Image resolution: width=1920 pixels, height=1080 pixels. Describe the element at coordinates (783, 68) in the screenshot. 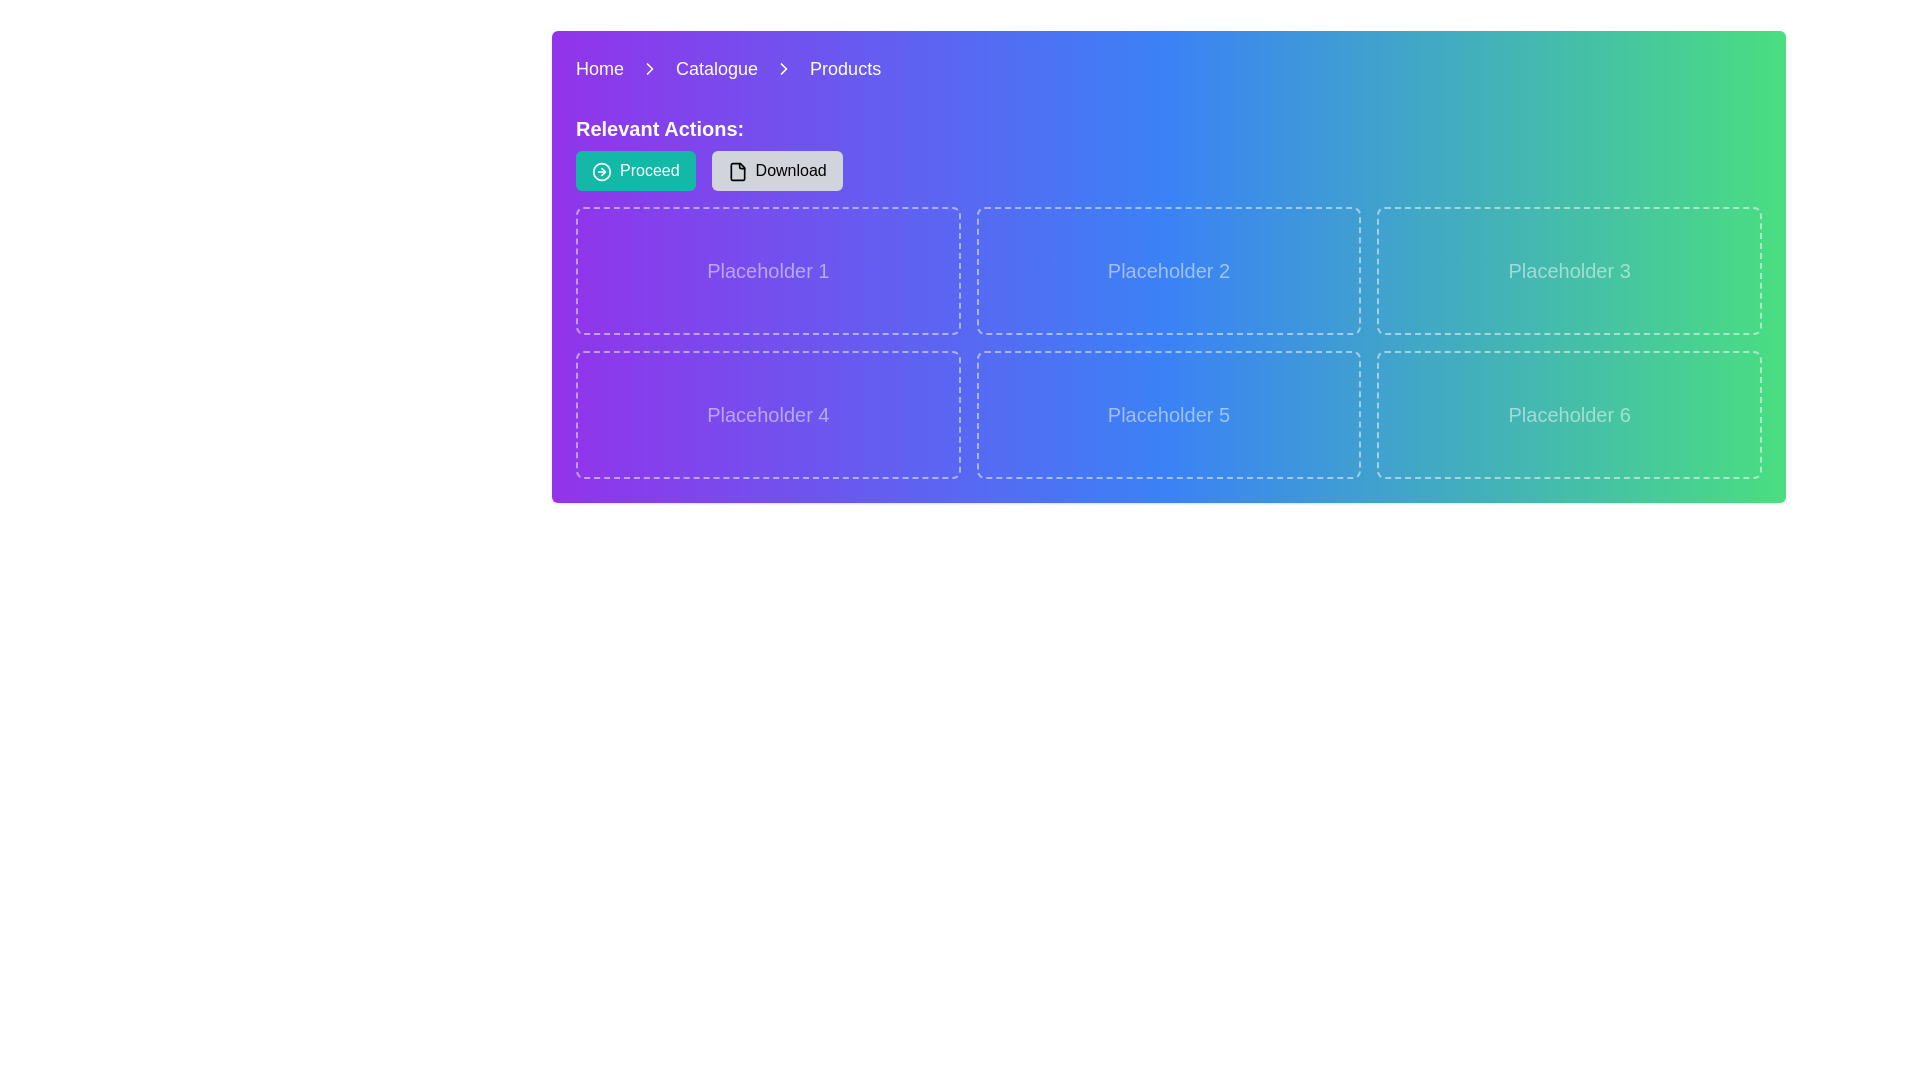

I see `the SVG graphical element representing the chevron arrow located between the 'Catalogue' and 'Products' breadcrumb links in the top navigation bar` at that location.